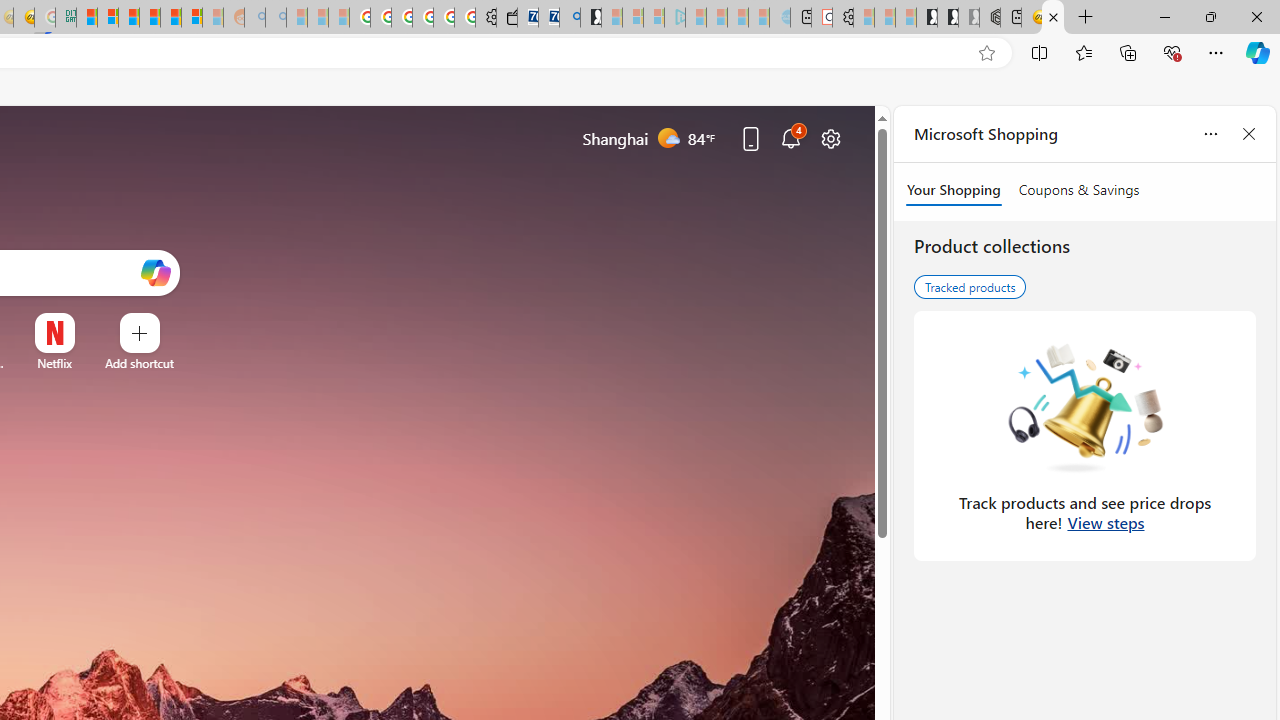 The width and height of the screenshot is (1280, 720). What do you see at coordinates (506, 17) in the screenshot?
I see `'Wallet'` at bounding box center [506, 17].